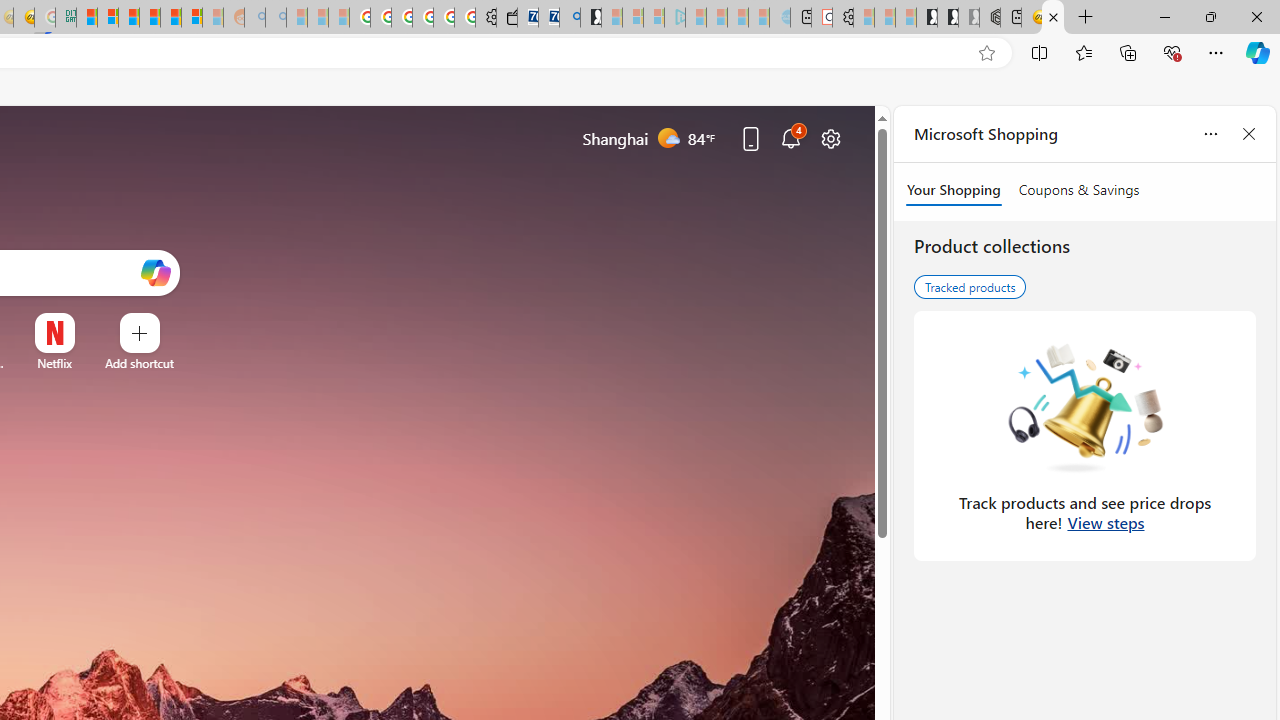 The width and height of the screenshot is (1280, 720). What do you see at coordinates (506, 17) in the screenshot?
I see `'Wallet'` at bounding box center [506, 17].